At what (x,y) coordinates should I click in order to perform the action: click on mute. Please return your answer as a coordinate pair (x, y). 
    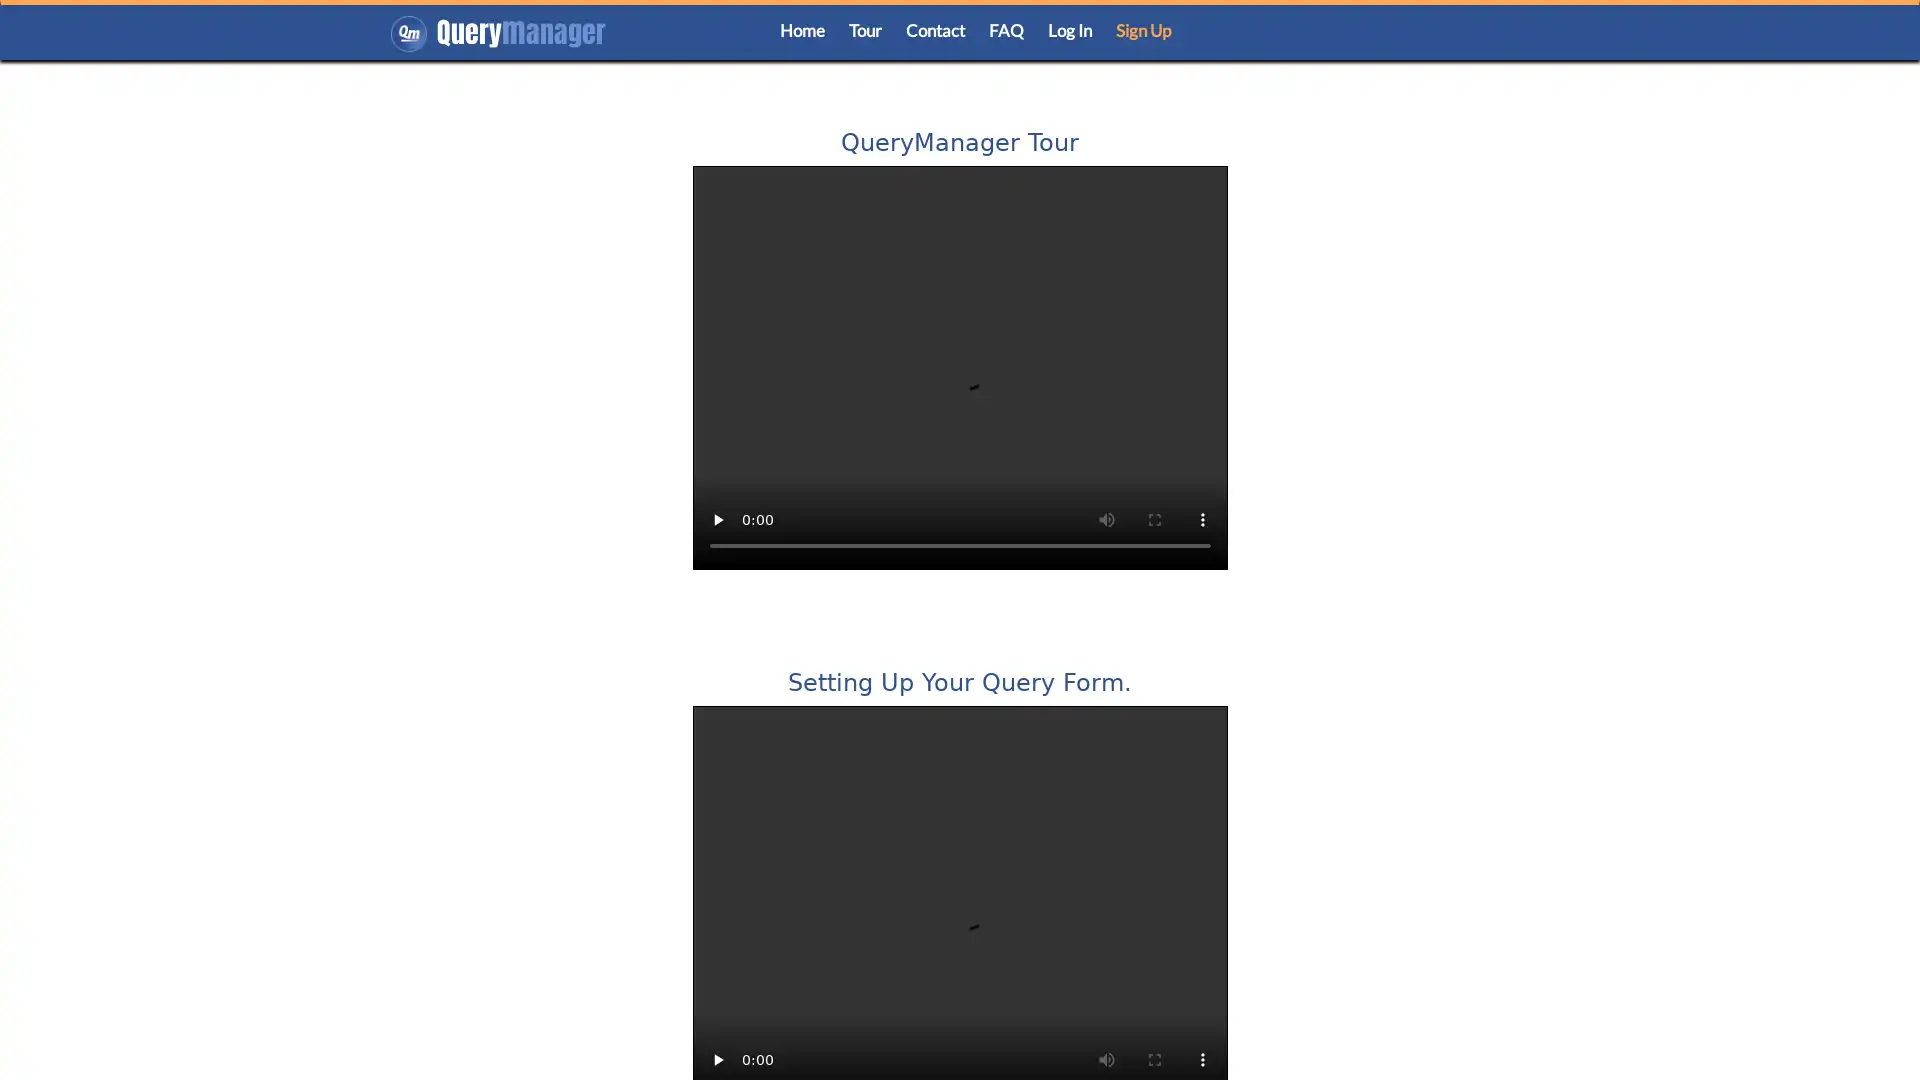
    Looking at the image, I should click on (1104, 519).